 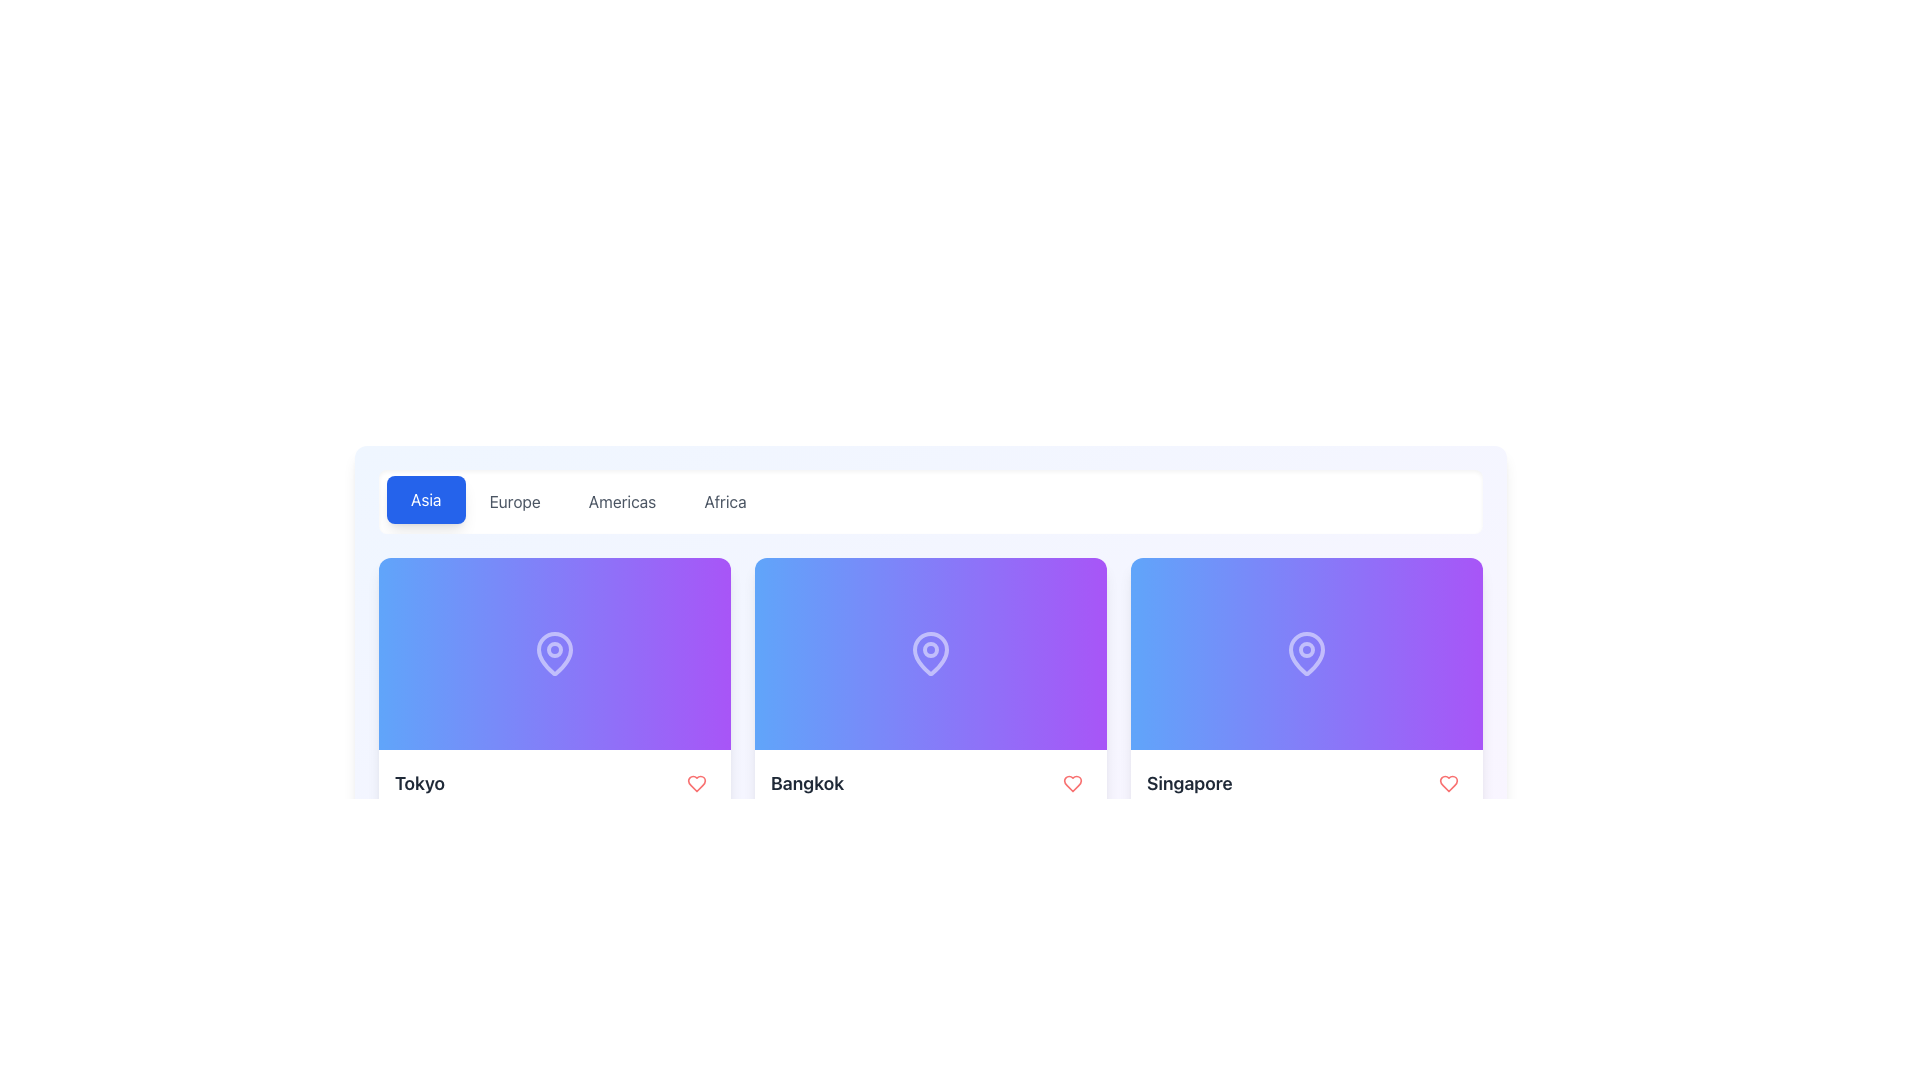 What do you see at coordinates (1189, 782) in the screenshot?
I see `the Text label located at the bottom portion of the card, which provides geographic or categorical information and is positioned to the left of a heart-shaped icon` at bounding box center [1189, 782].